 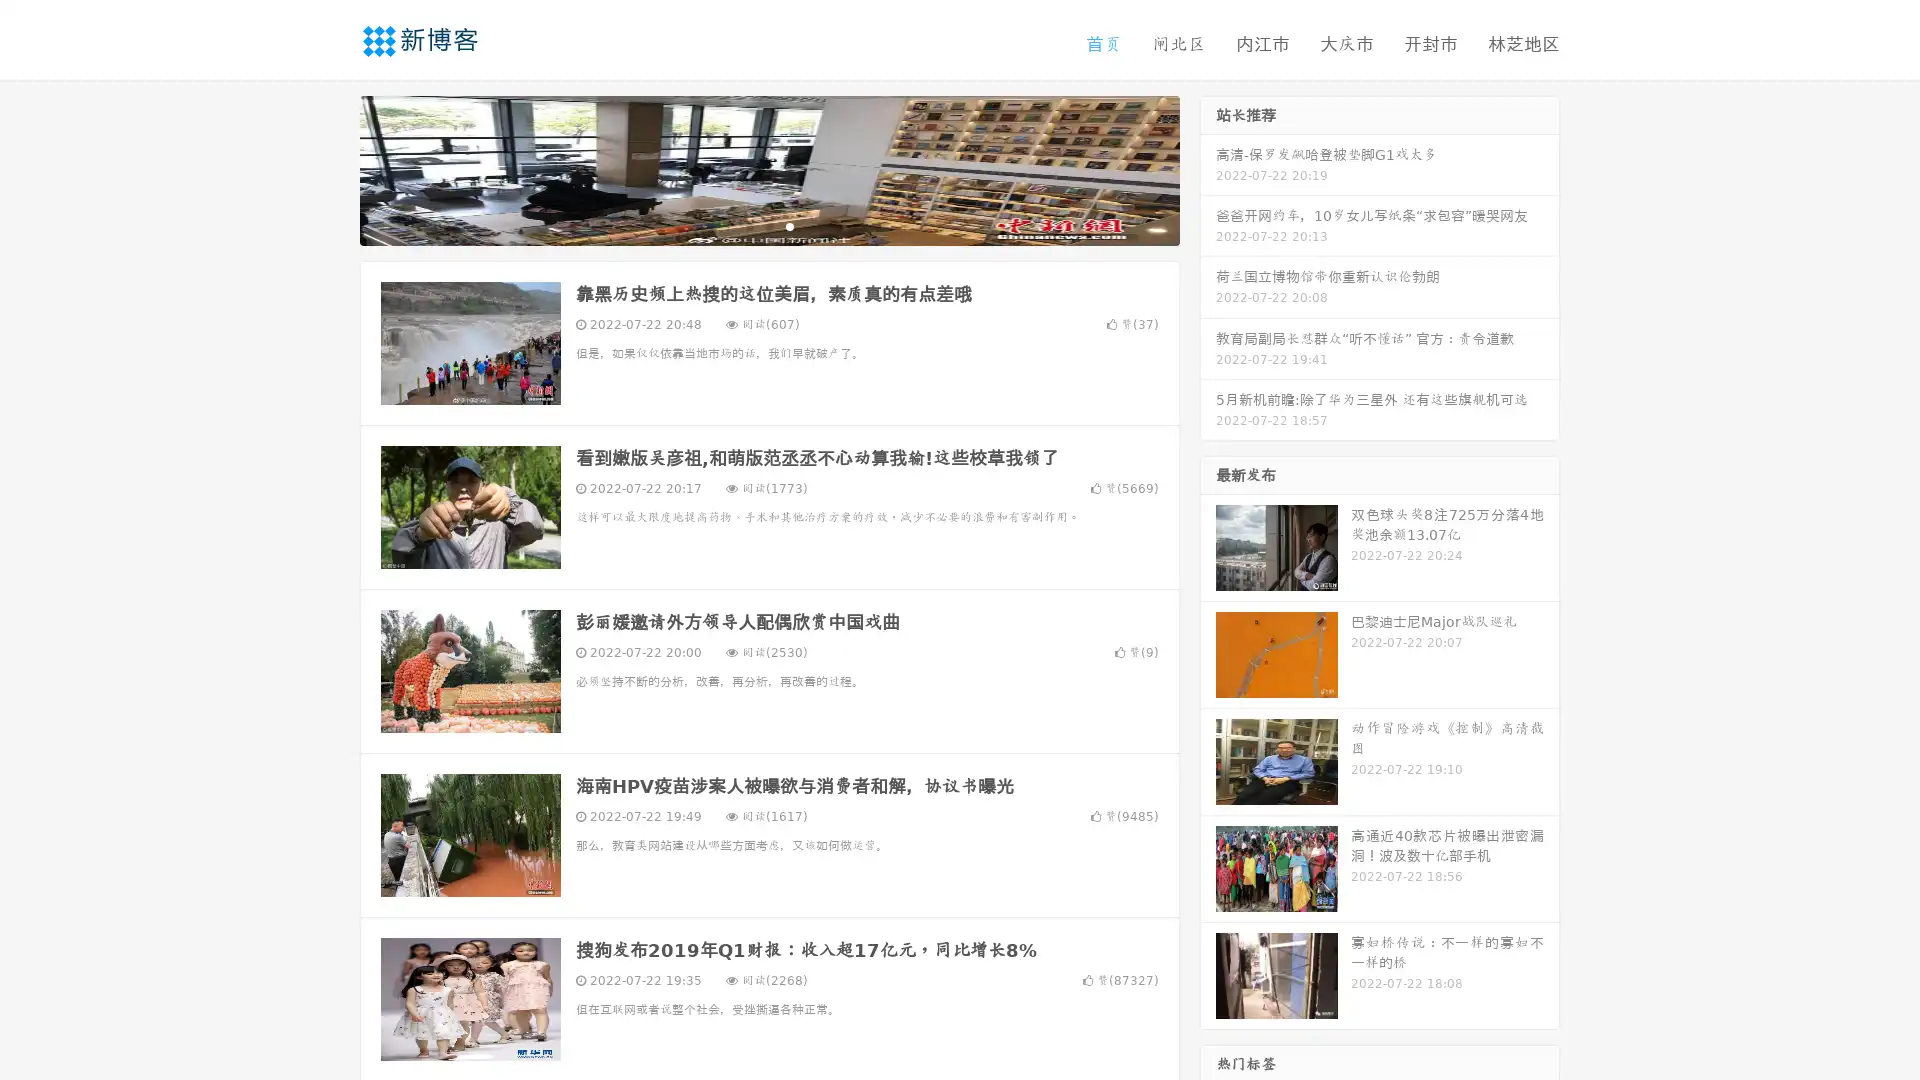 What do you see at coordinates (789, 225) in the screenshot?
I see `Go to slide 3` at bounding box center [789, 225].